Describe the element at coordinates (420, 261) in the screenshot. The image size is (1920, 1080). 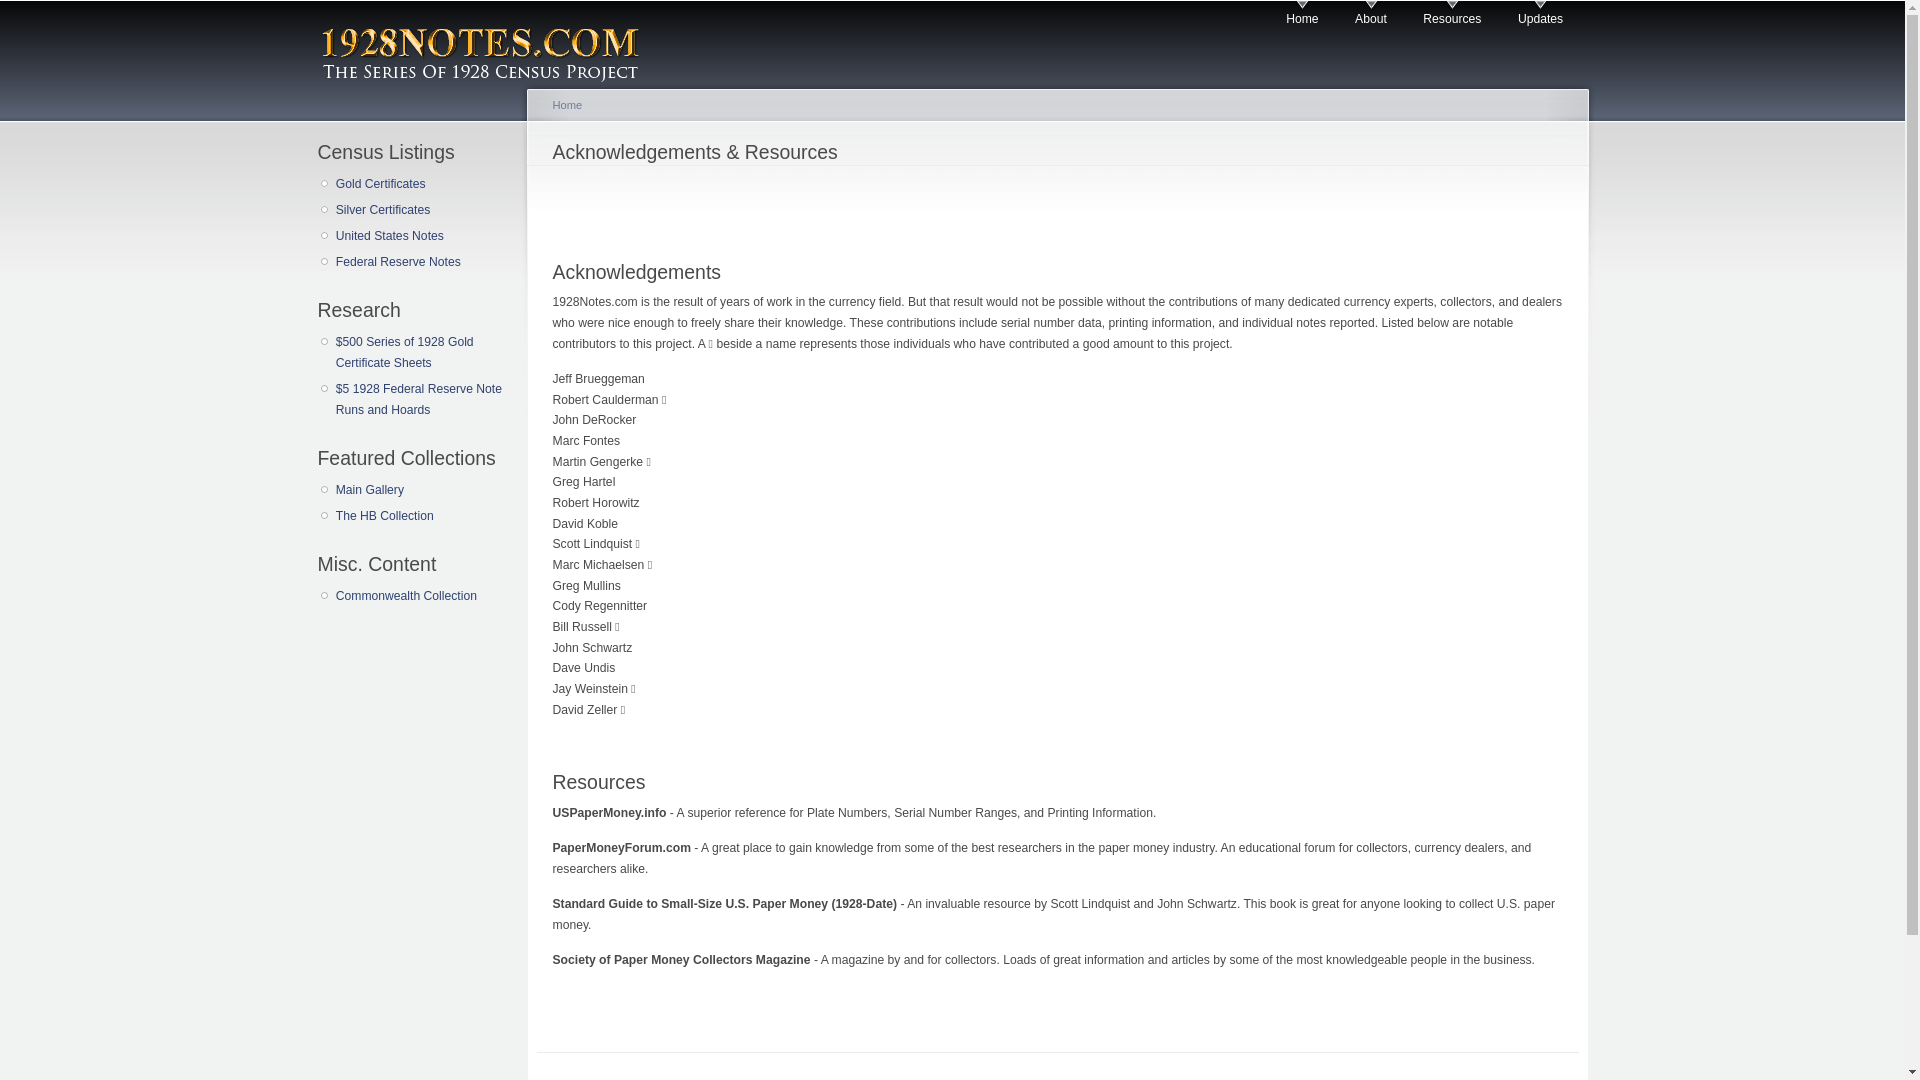
I see `'Federal Reserve Notes'` at that location.